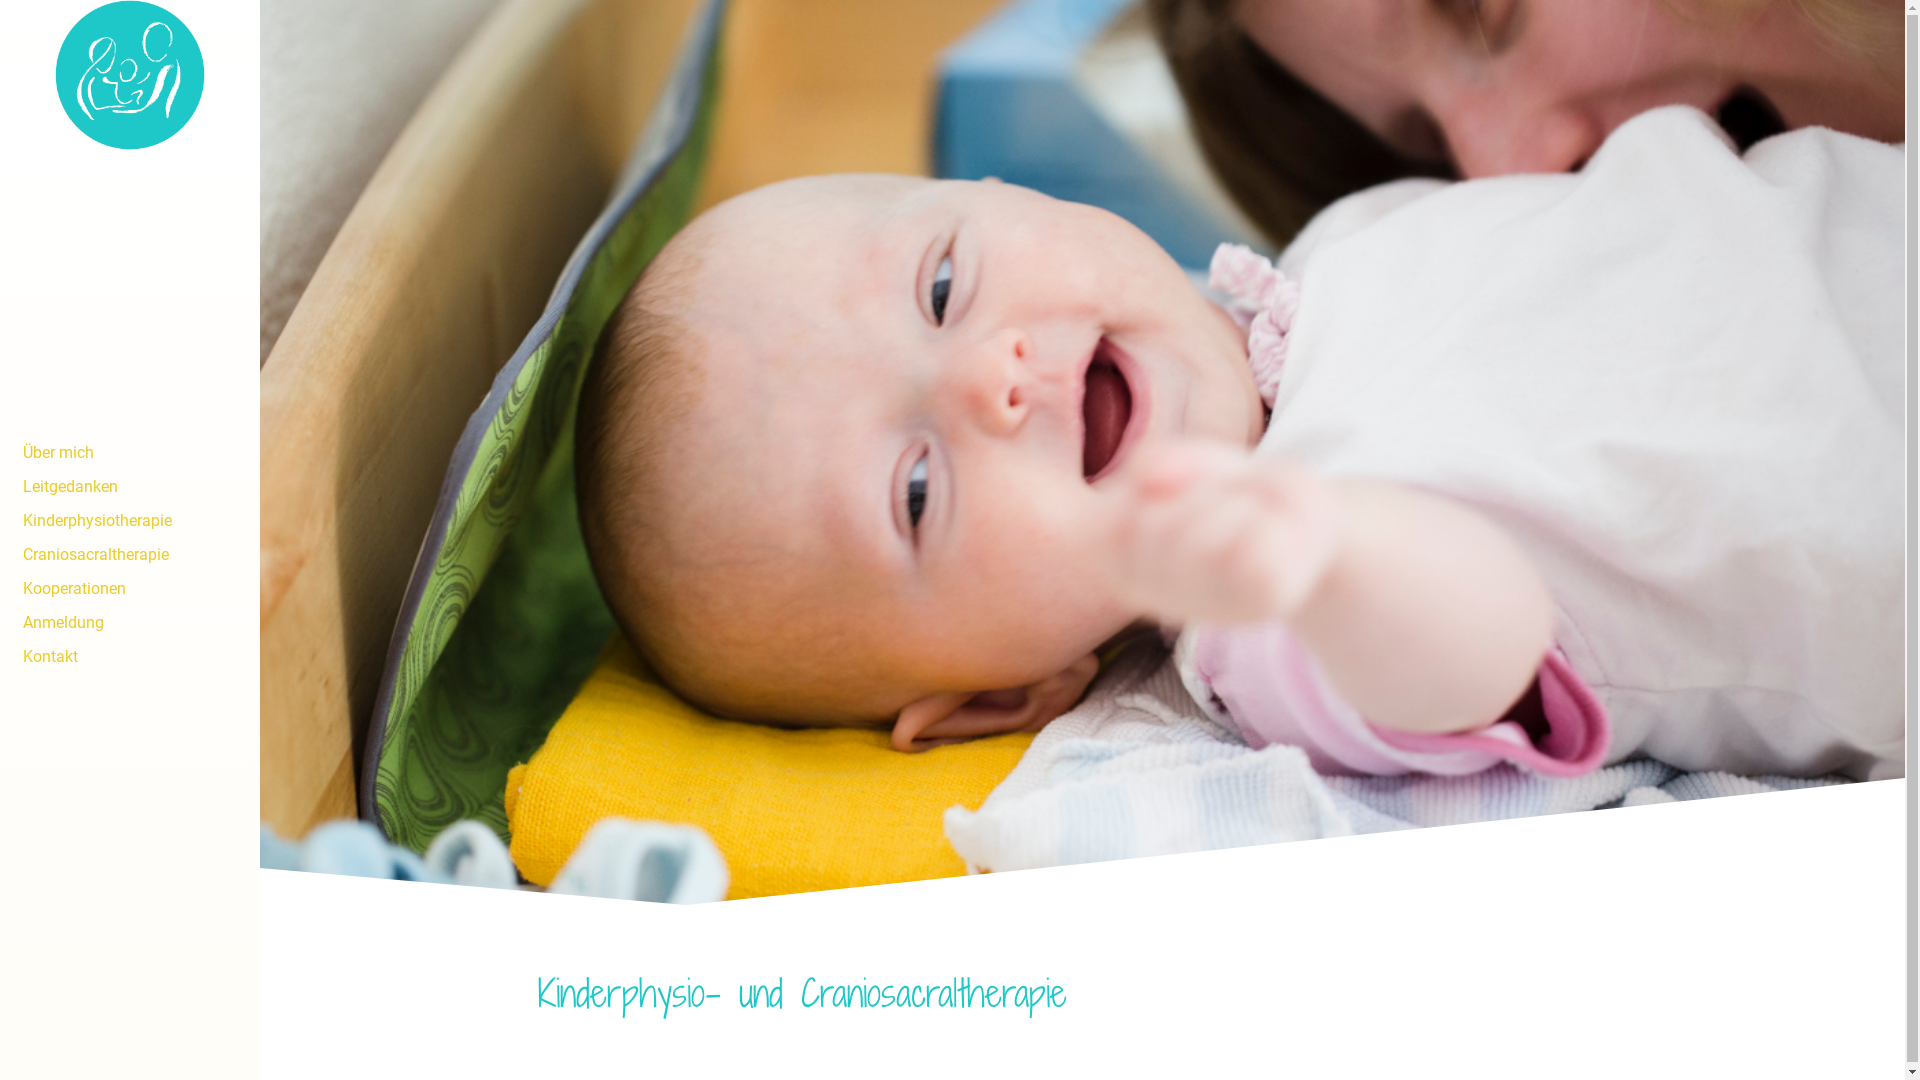  I want to click on 'Leitgedanken', so click(128, 486).